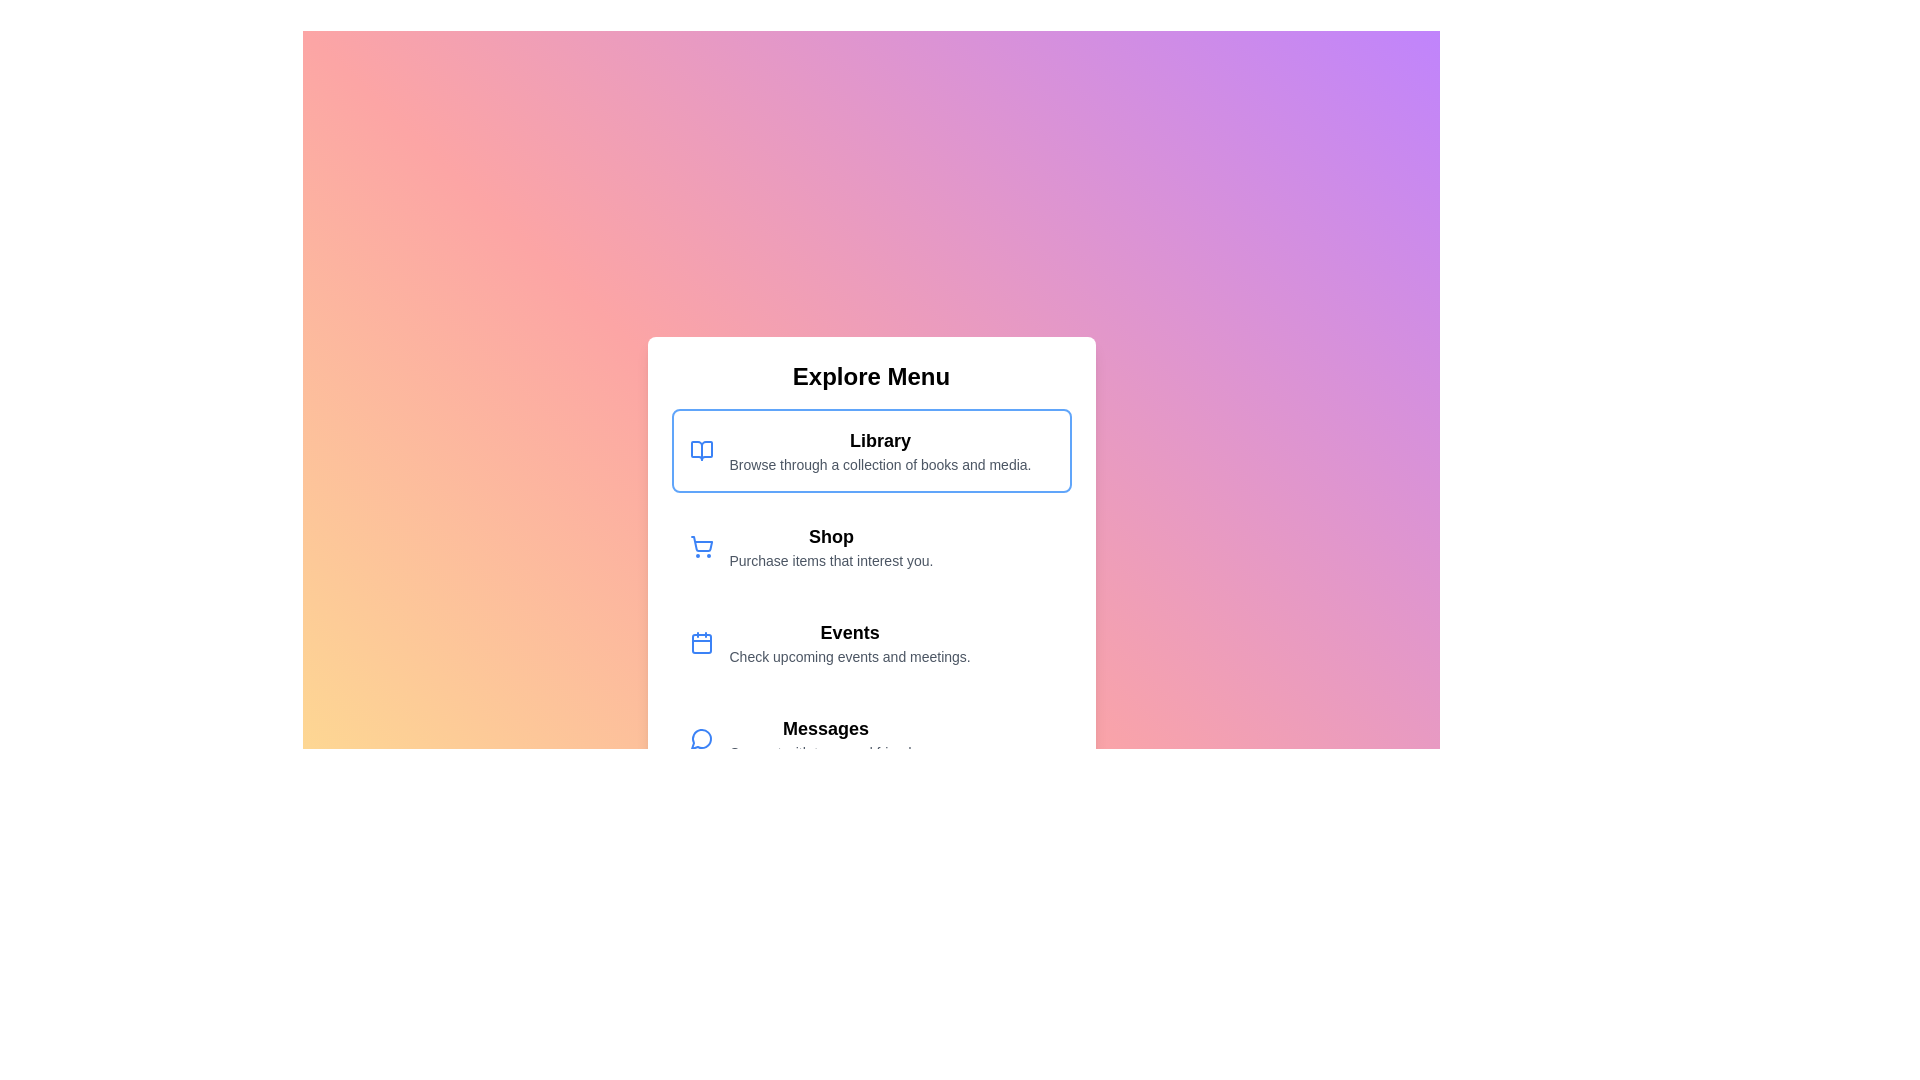 The width and height of the screenshot is (1920, 1080). I want to click on the menu option corresponding to Shop, so click(871, 547).